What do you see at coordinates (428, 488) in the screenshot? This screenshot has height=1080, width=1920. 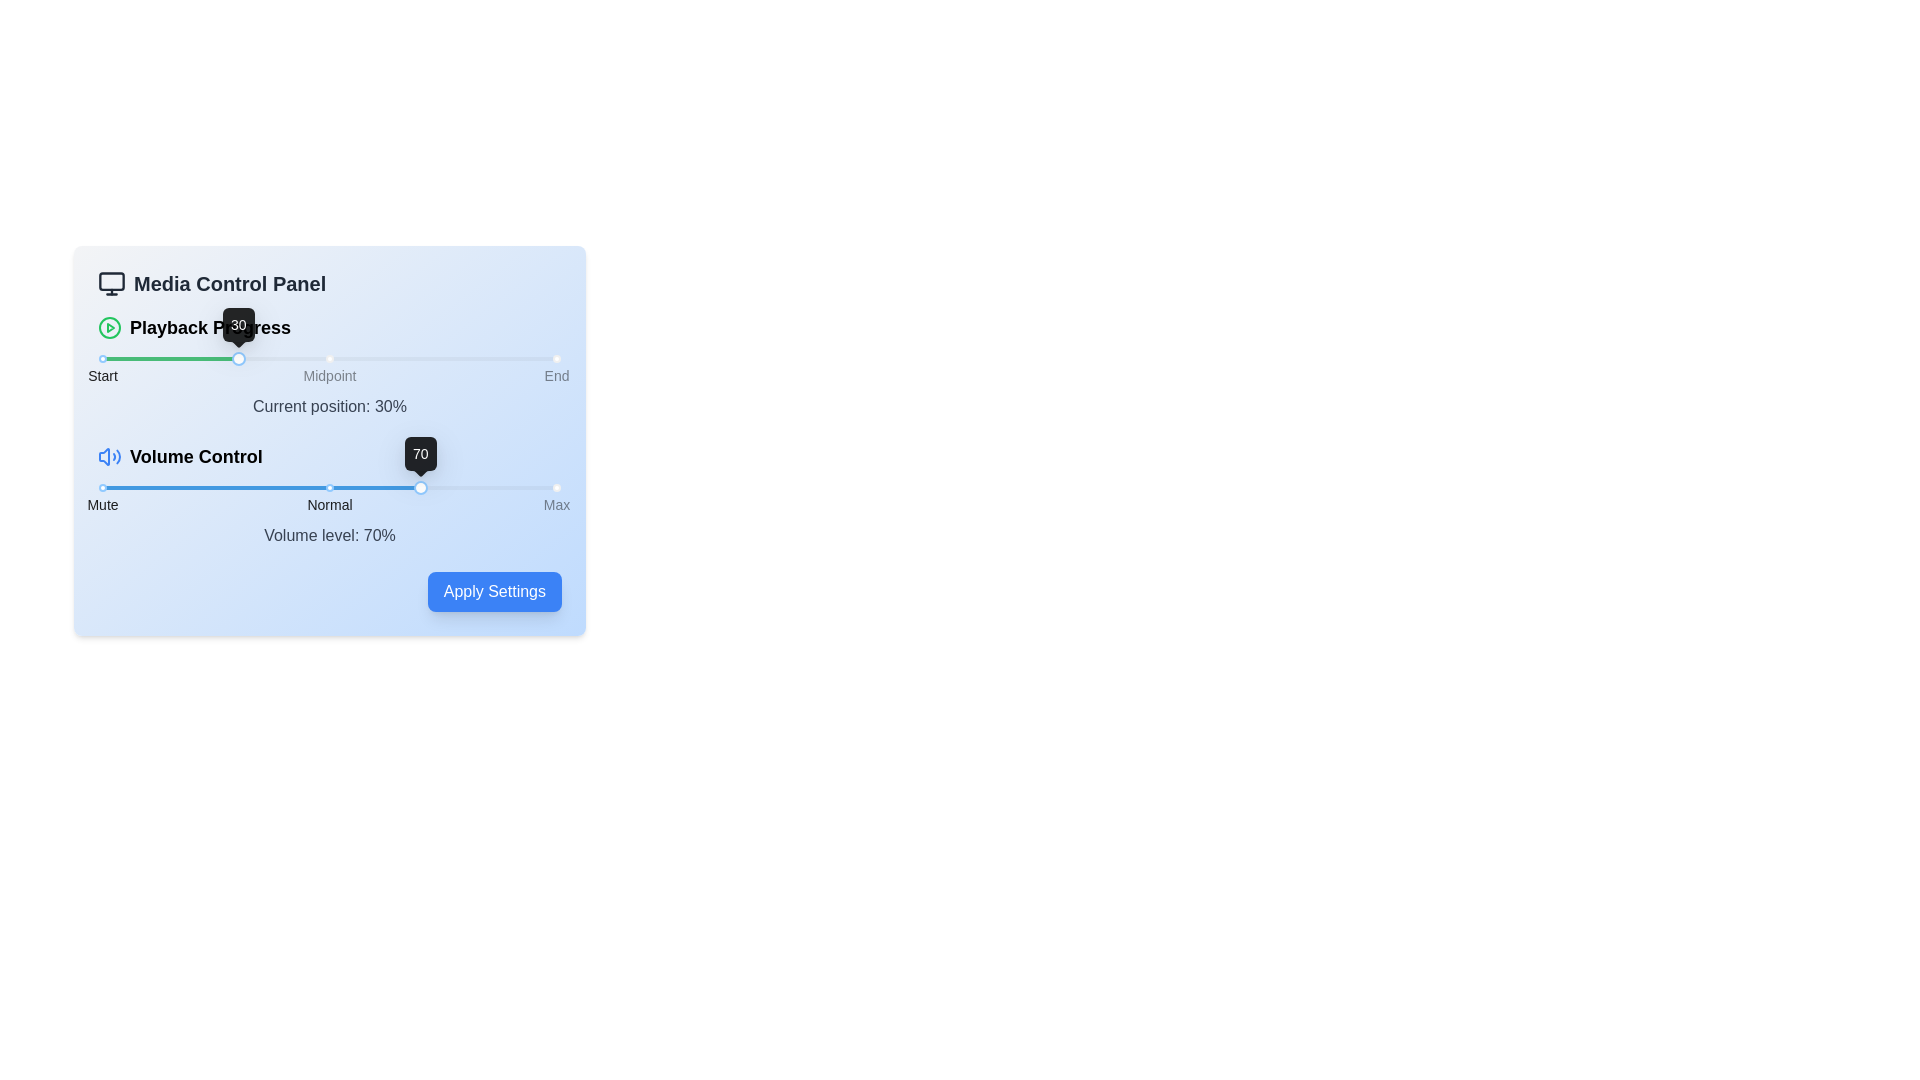 I see `the slider` at bounding box center [428, 488].